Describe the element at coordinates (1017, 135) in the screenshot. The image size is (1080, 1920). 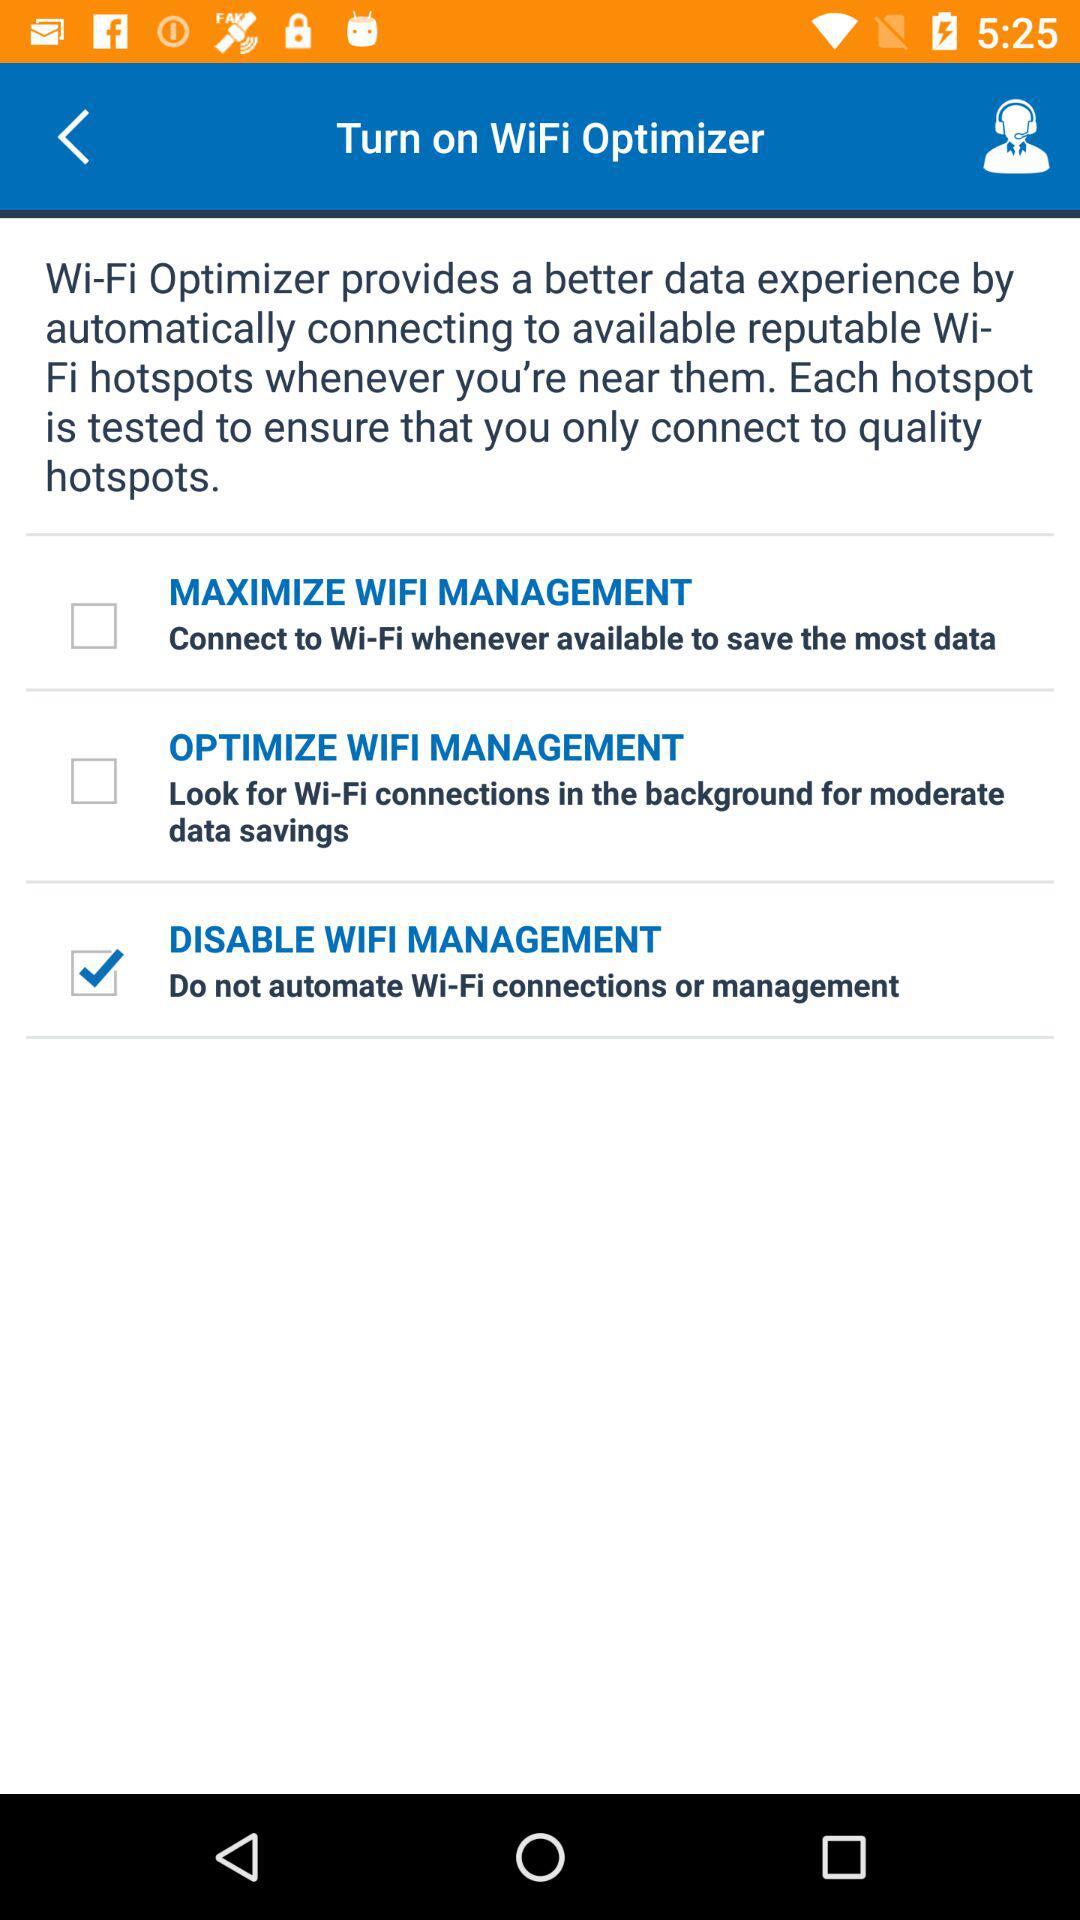
I see `the icon at the top right corner` at that location.